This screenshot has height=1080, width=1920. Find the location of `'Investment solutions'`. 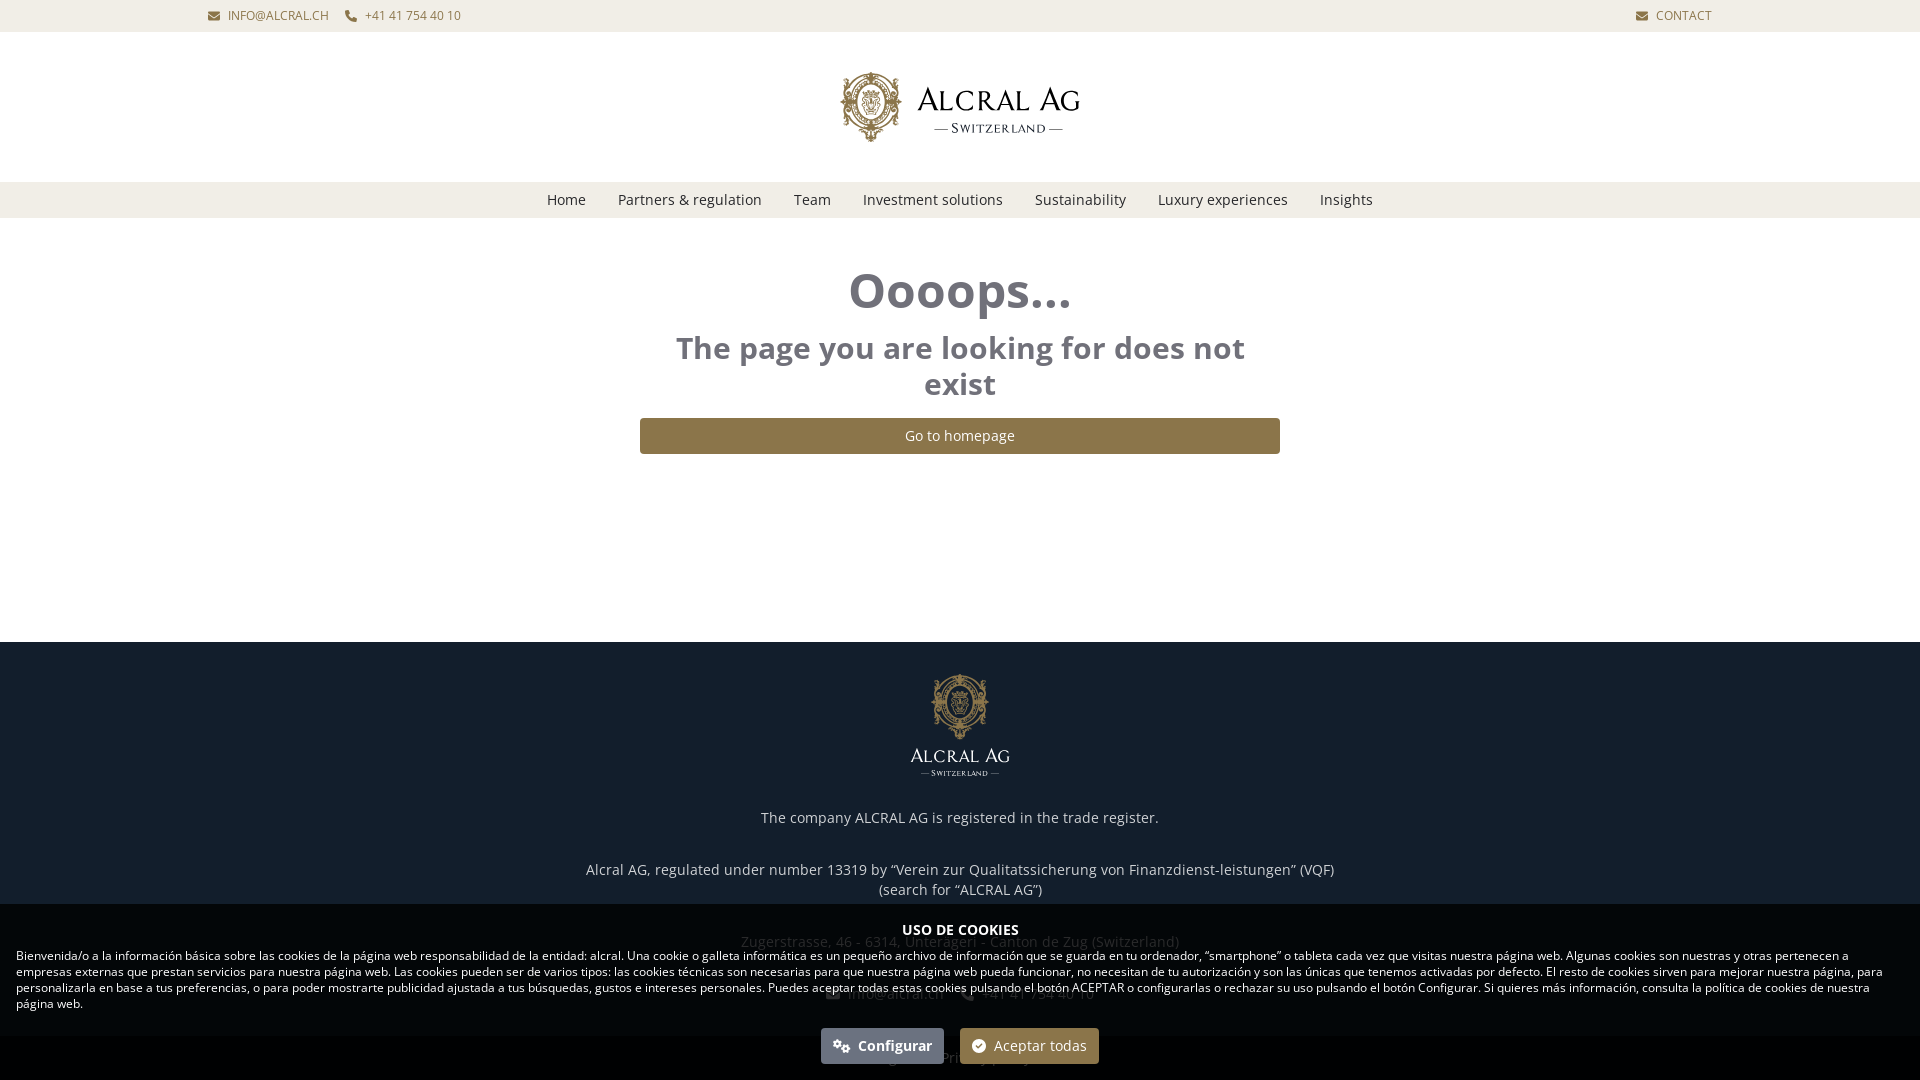

'Investment solutions' is located at coordinates (931, 200).